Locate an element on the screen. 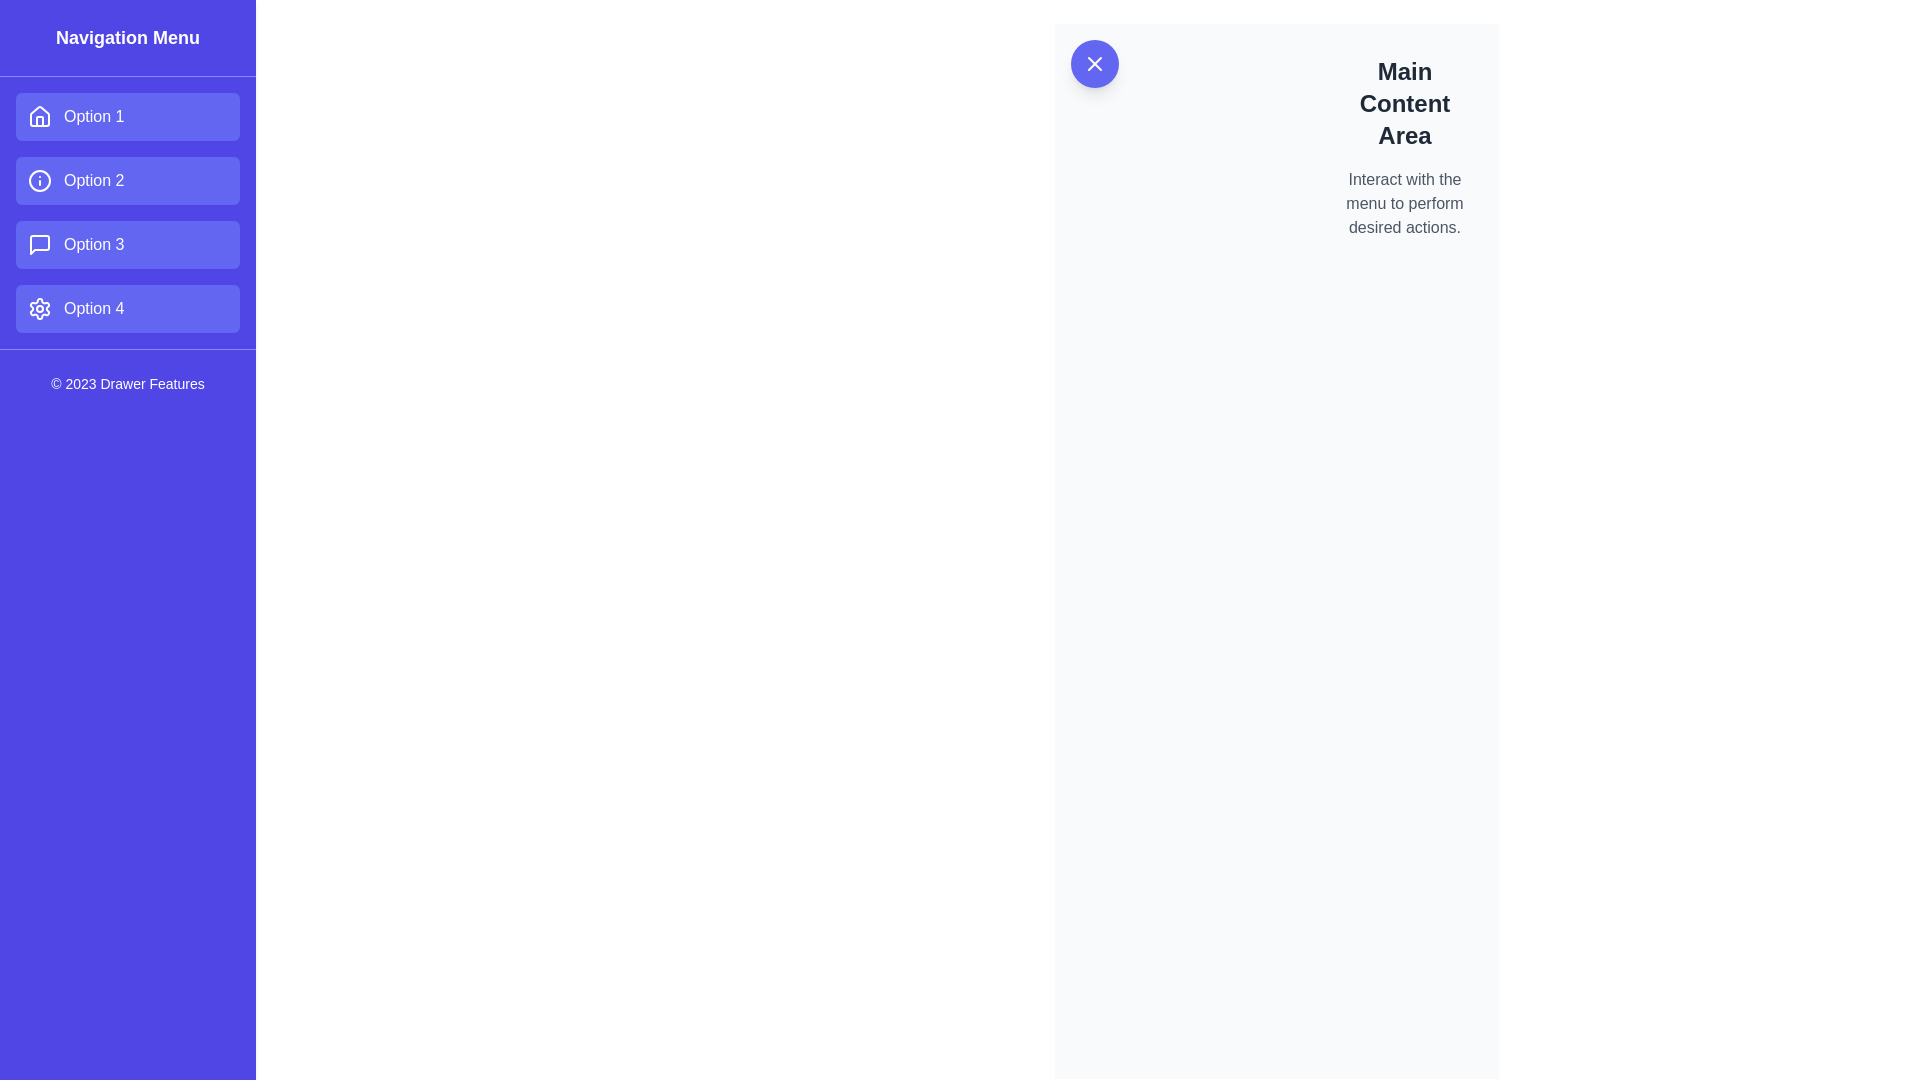 The height and width of the screenshot is (1080, 1920). the rectangular button with a purple background labeled 'Option 4' is located at coordinates (127, 308).